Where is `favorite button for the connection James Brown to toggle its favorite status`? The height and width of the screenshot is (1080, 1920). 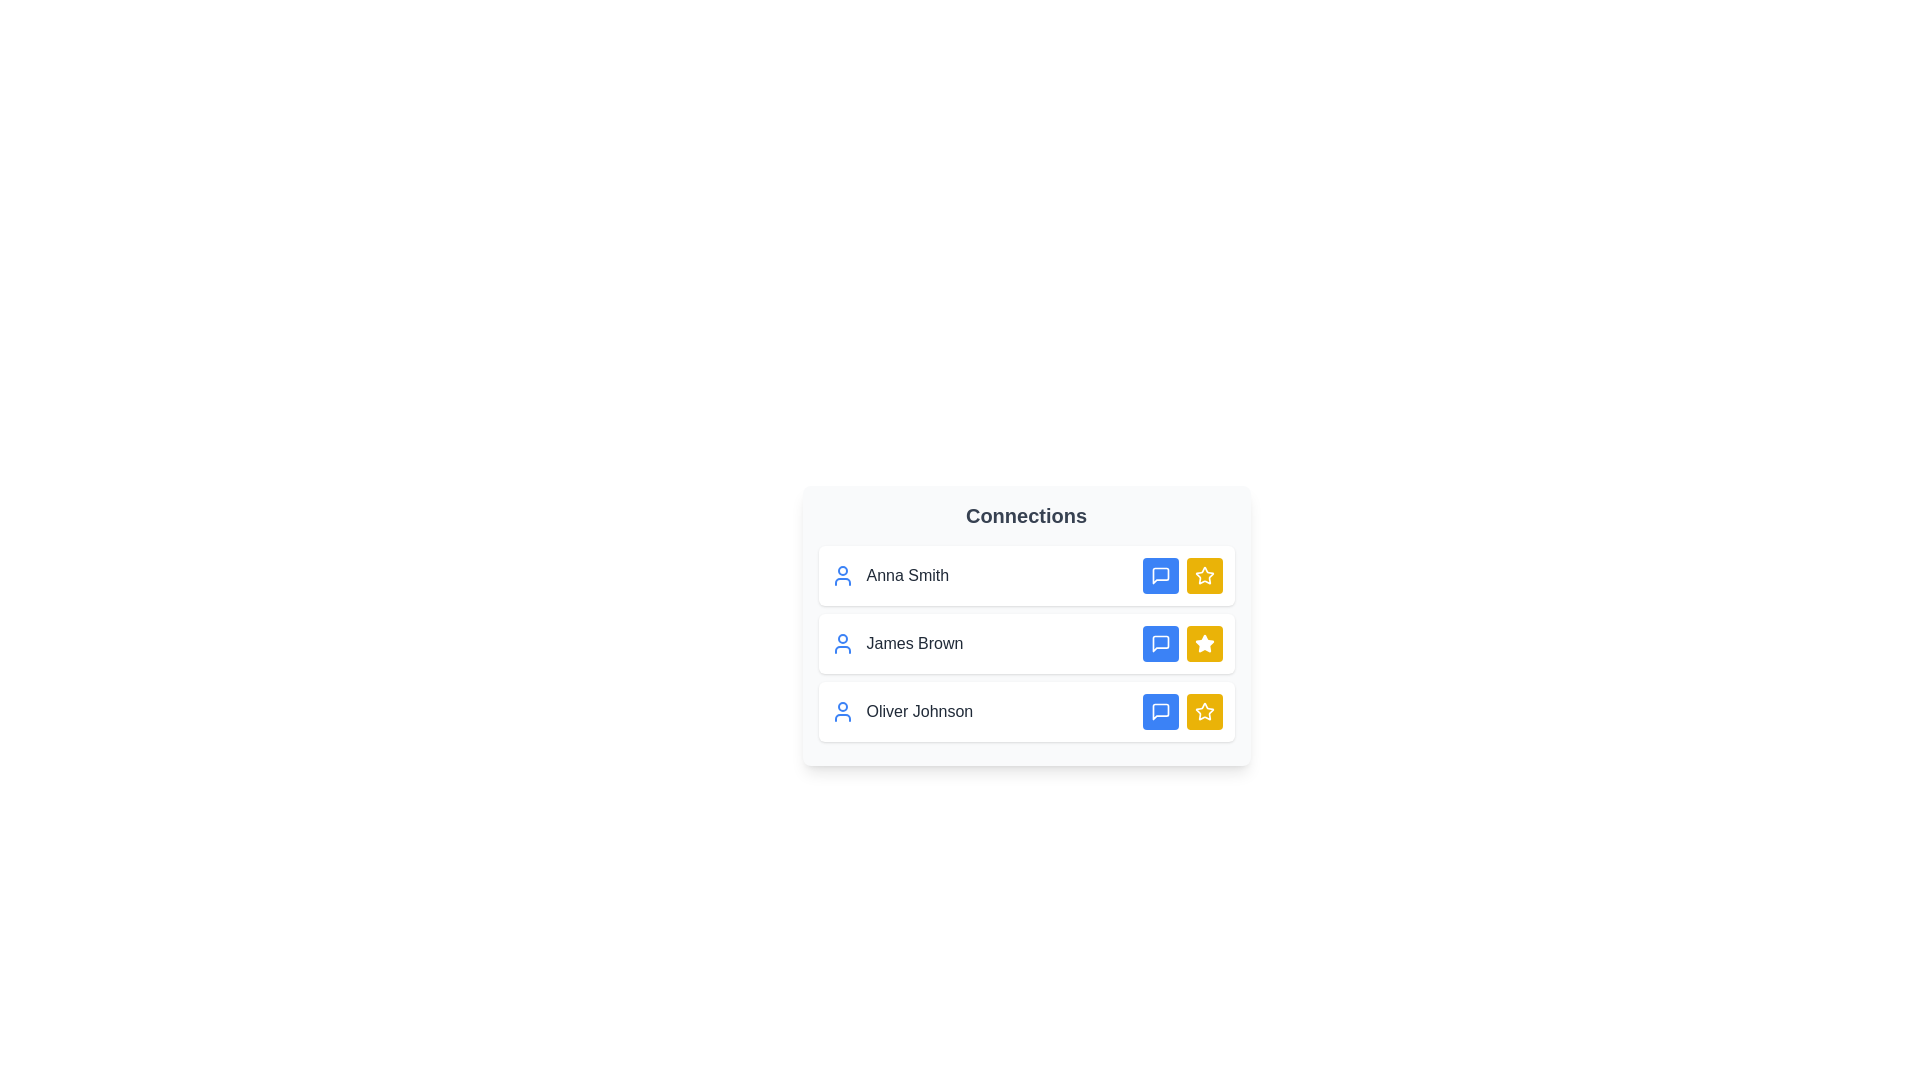 favorite button for the connection James Brown to toggle its favorite status is located at coordinates (1203, 644).